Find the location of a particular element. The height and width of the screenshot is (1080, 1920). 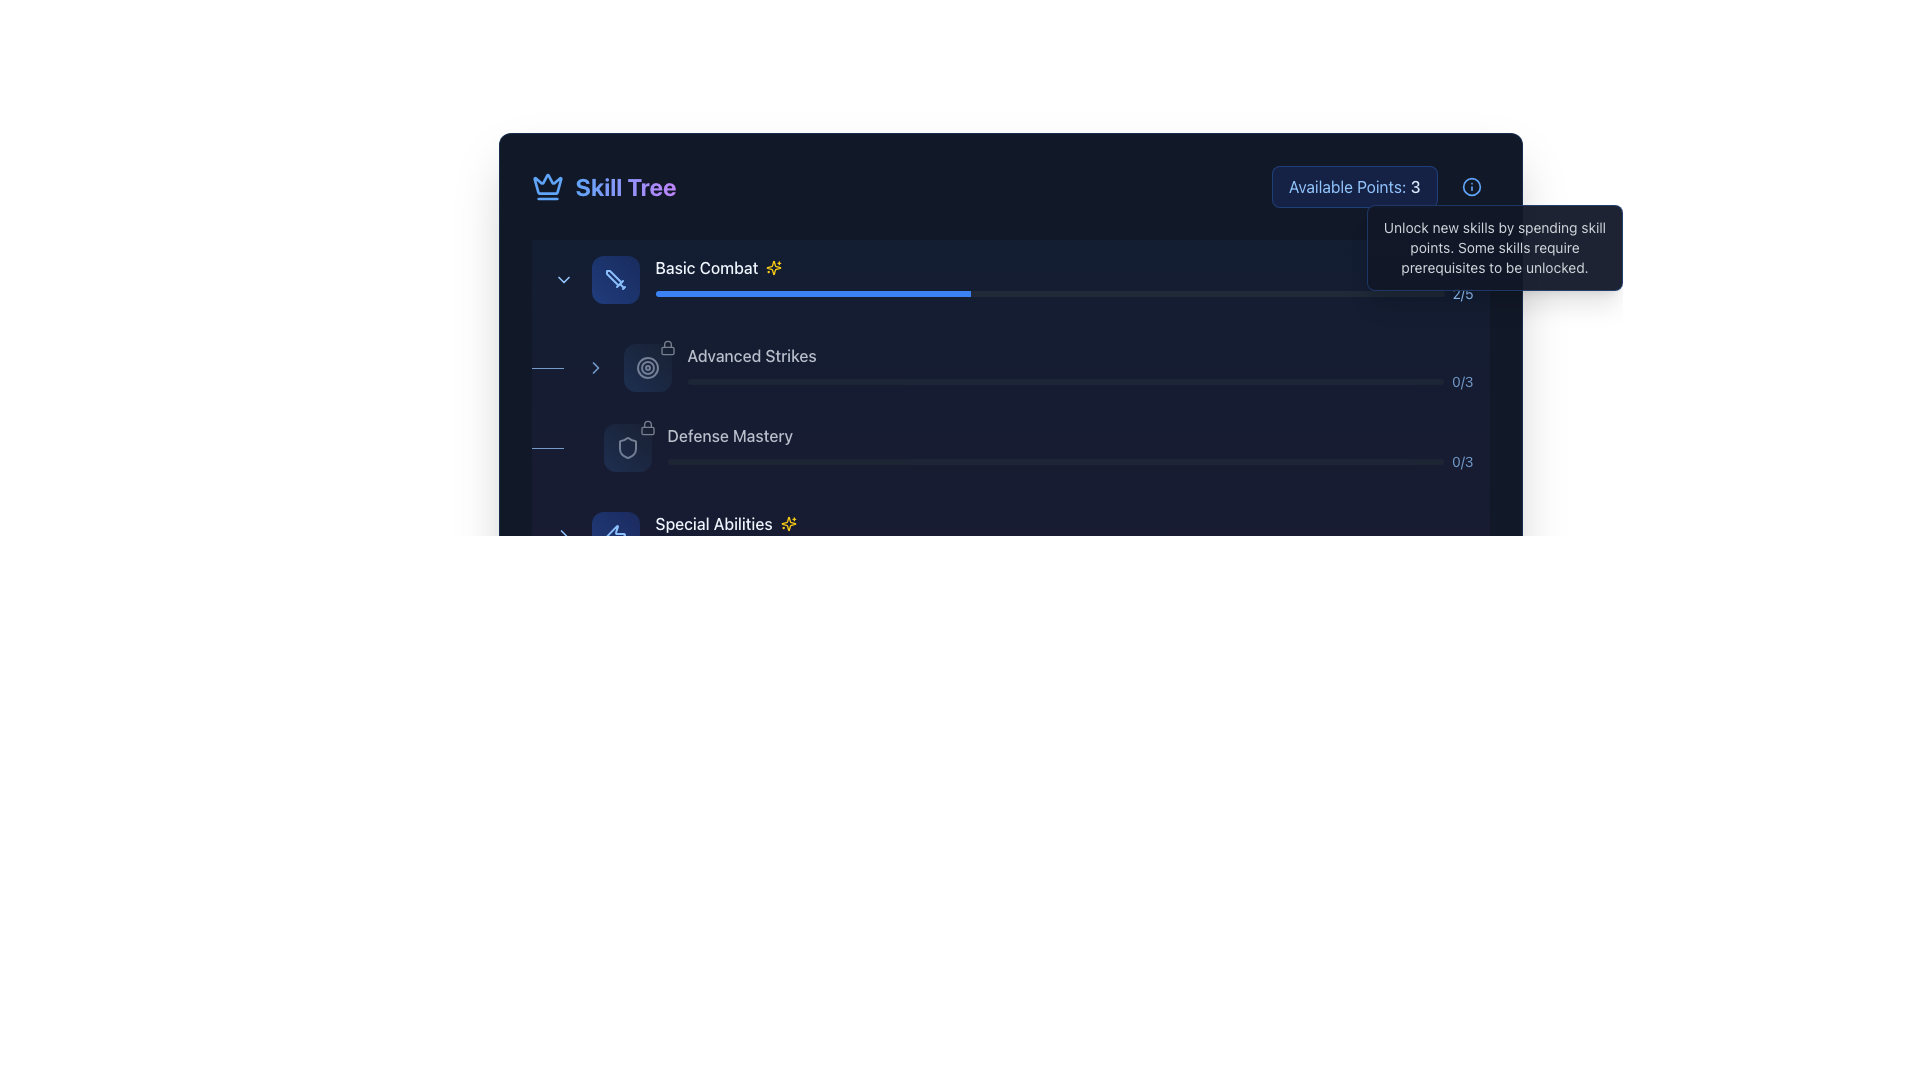

the 'Advanced Strikes' text label located in the second row under the 'Basic Combat' skill section of the skill tree layout is located at coordinates (751, 354).